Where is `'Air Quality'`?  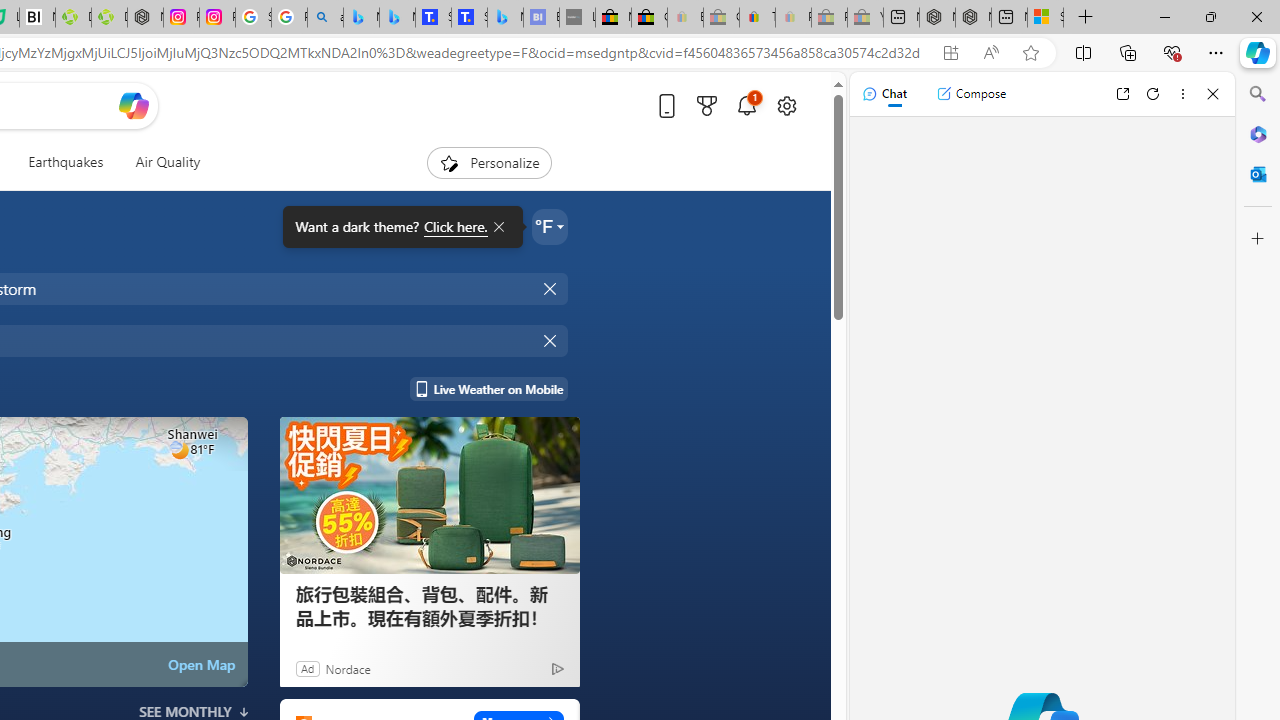 'Air Quality' is located at coordinates (160, 162).